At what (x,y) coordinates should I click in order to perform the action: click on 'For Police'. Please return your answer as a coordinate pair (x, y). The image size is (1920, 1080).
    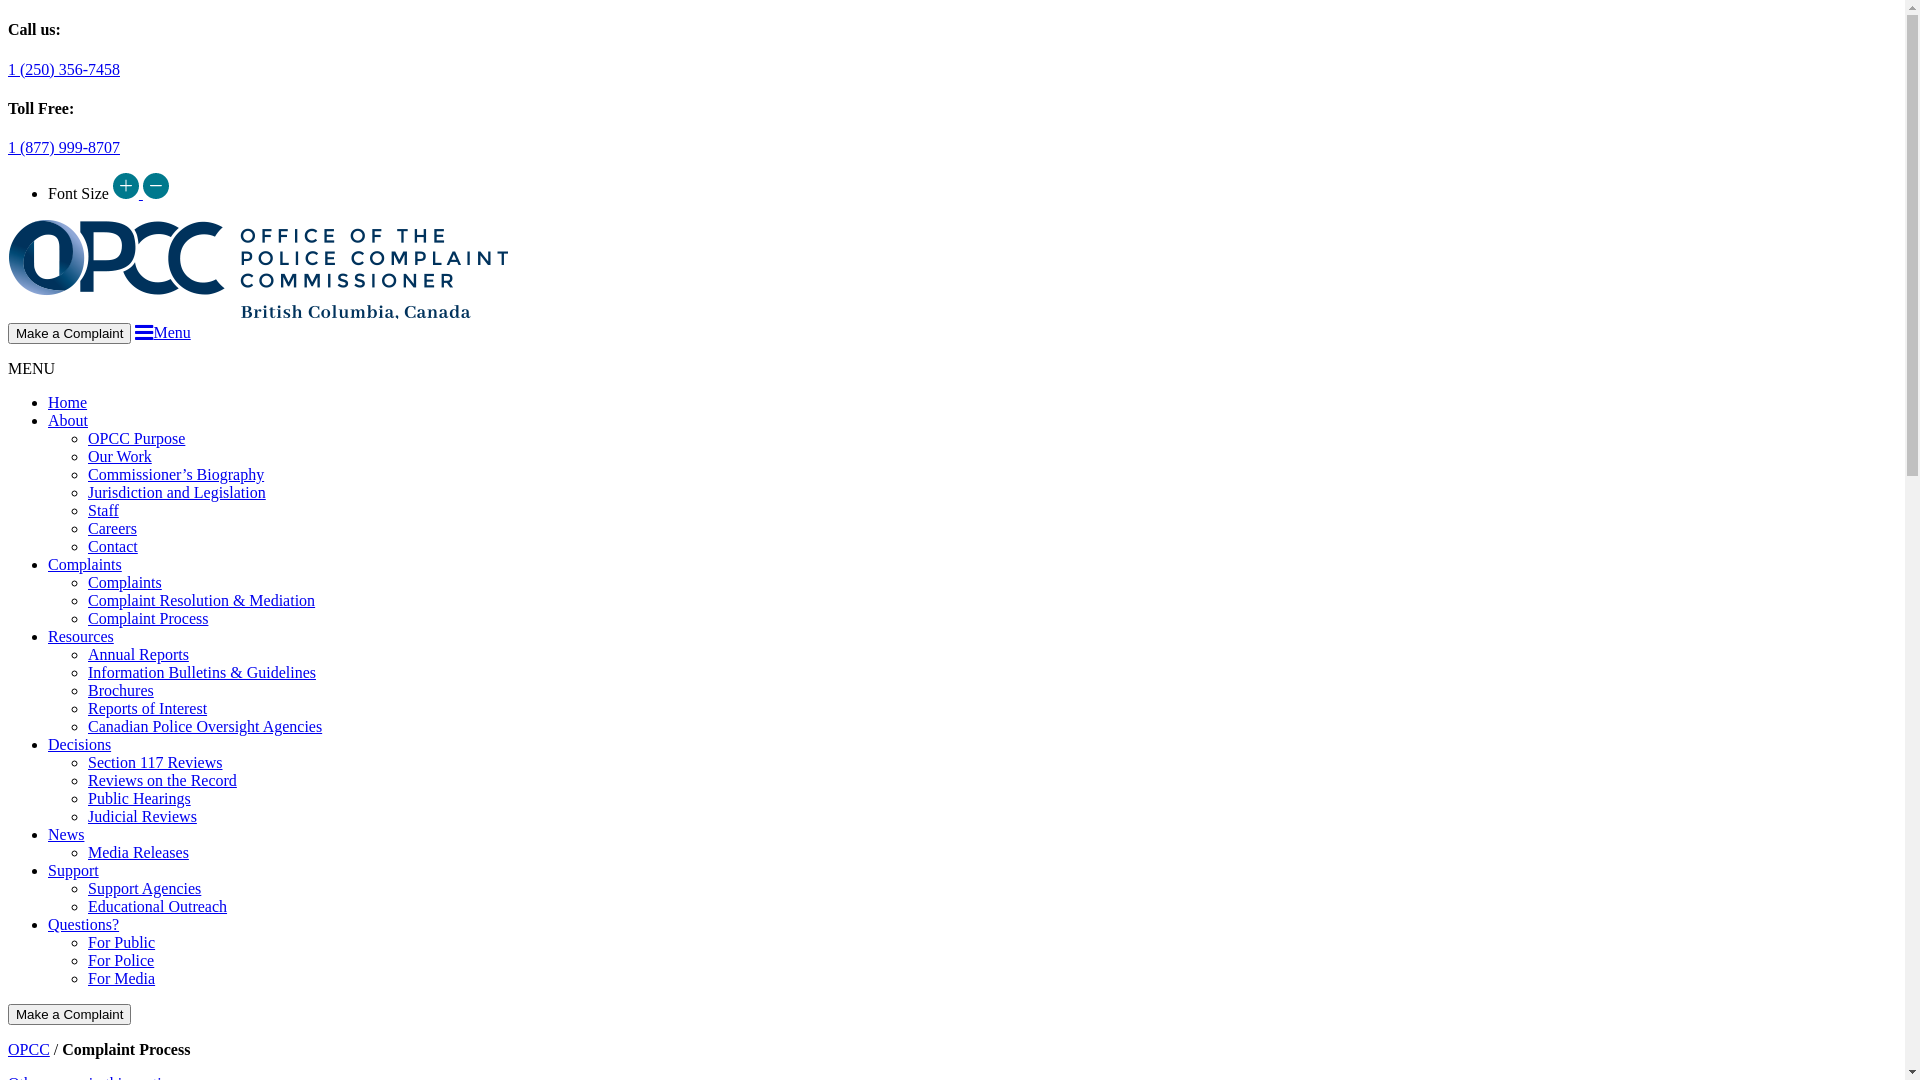
    Looking at the image, I should click on (86, 959).